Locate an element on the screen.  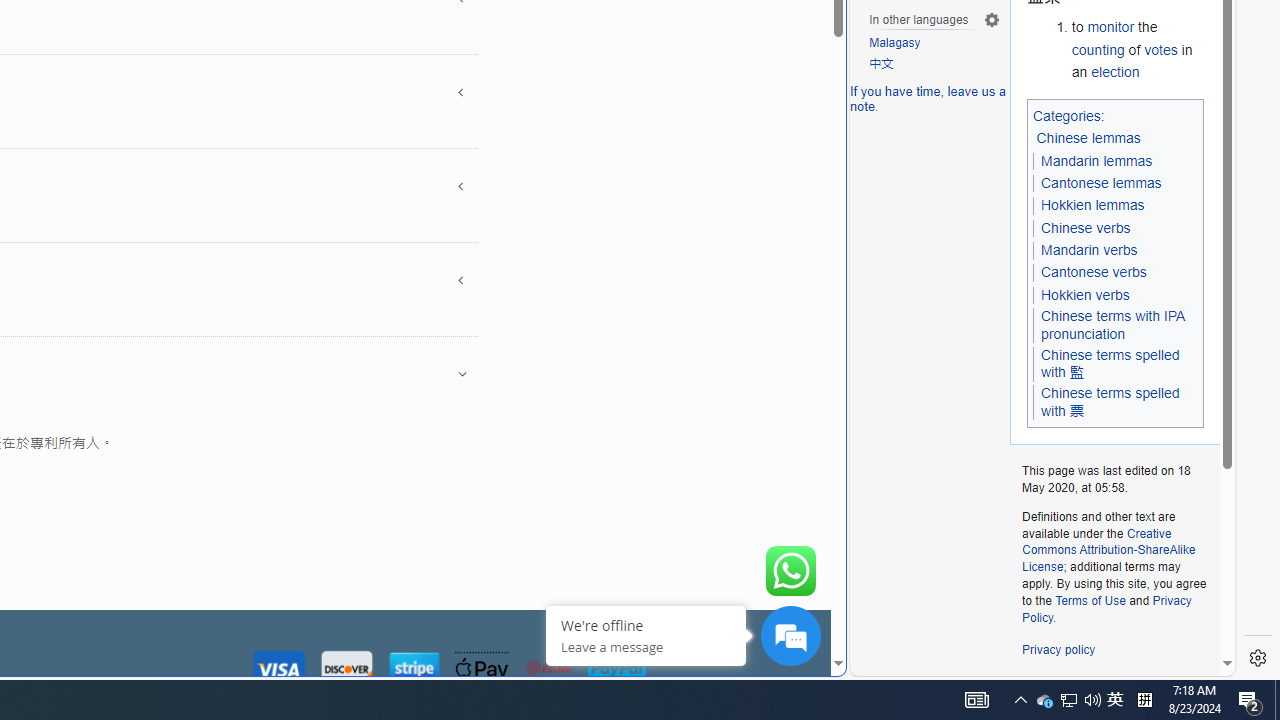
'Cantonese lemmas' is located at coordinates (1099, 183).